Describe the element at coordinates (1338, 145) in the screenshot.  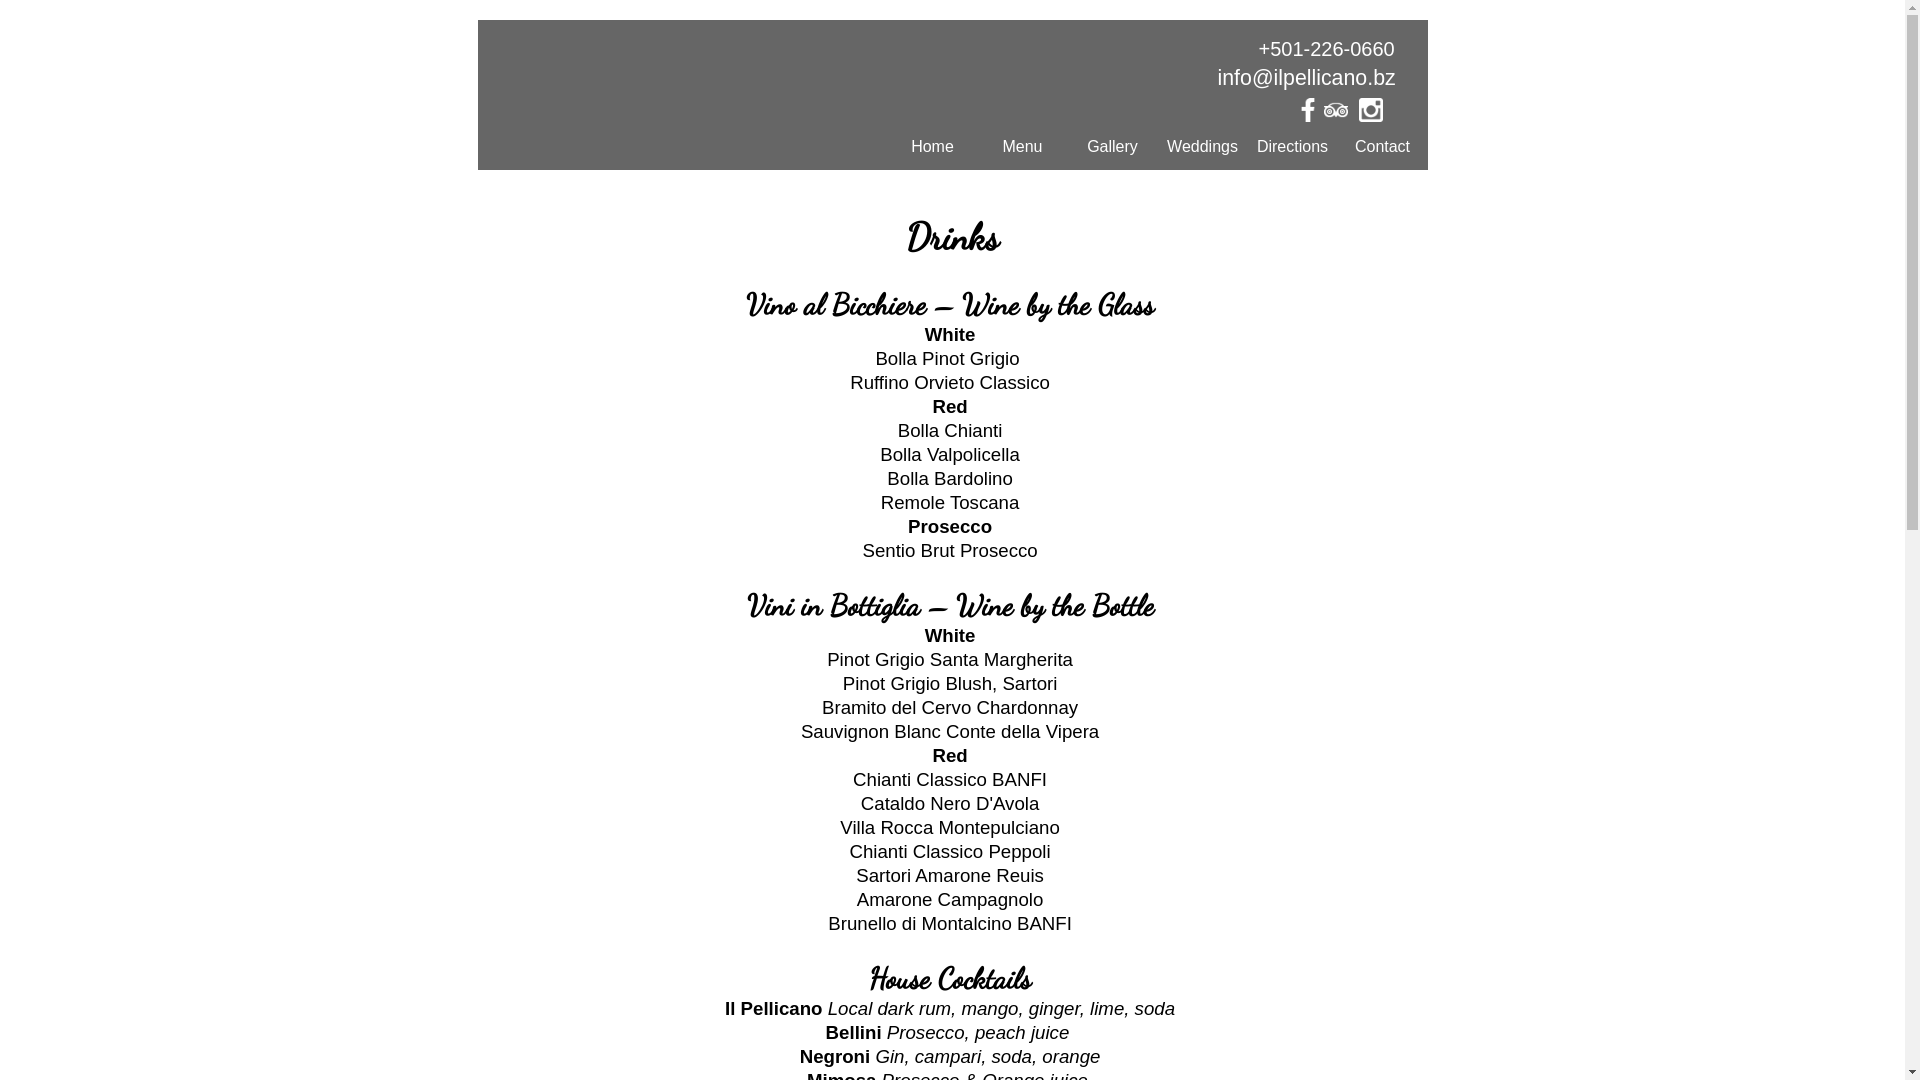
I see `'Contact'` at that location.